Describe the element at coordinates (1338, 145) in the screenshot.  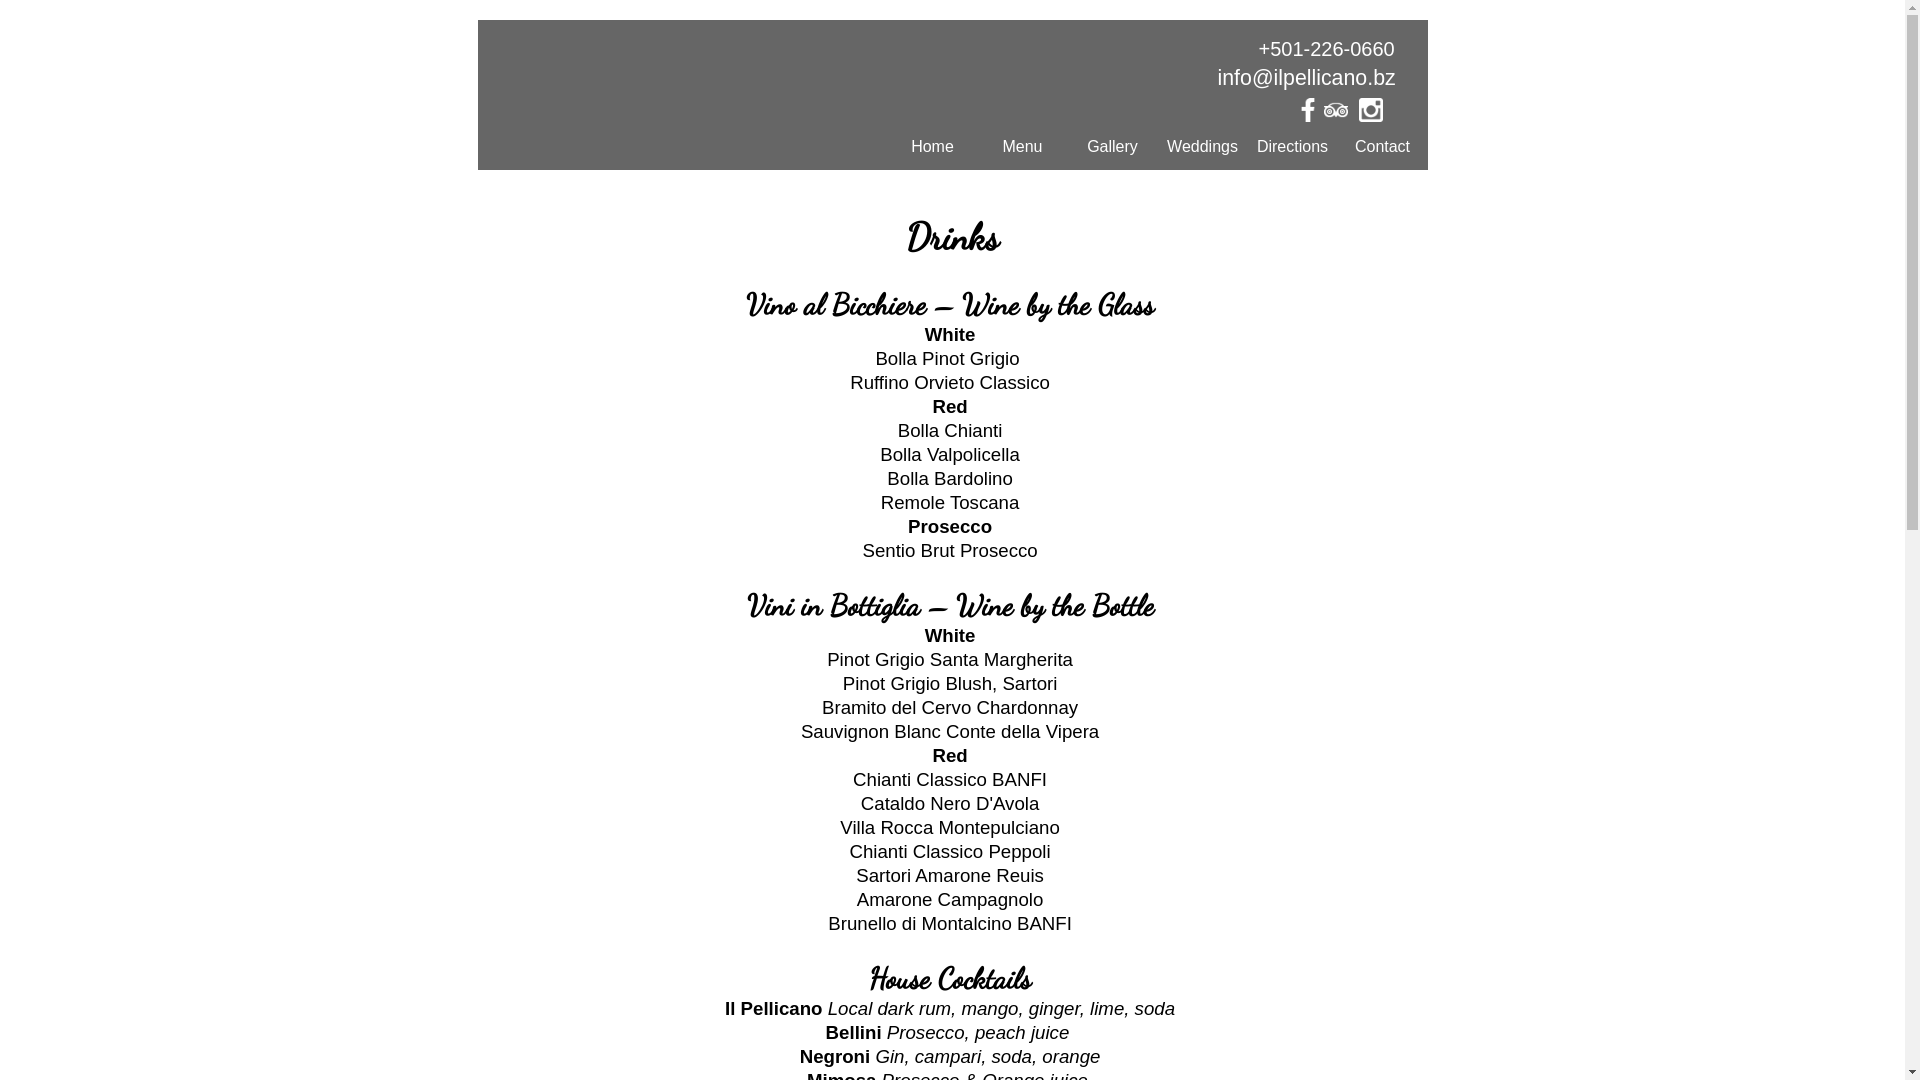
I see `'Contact'` at that location.